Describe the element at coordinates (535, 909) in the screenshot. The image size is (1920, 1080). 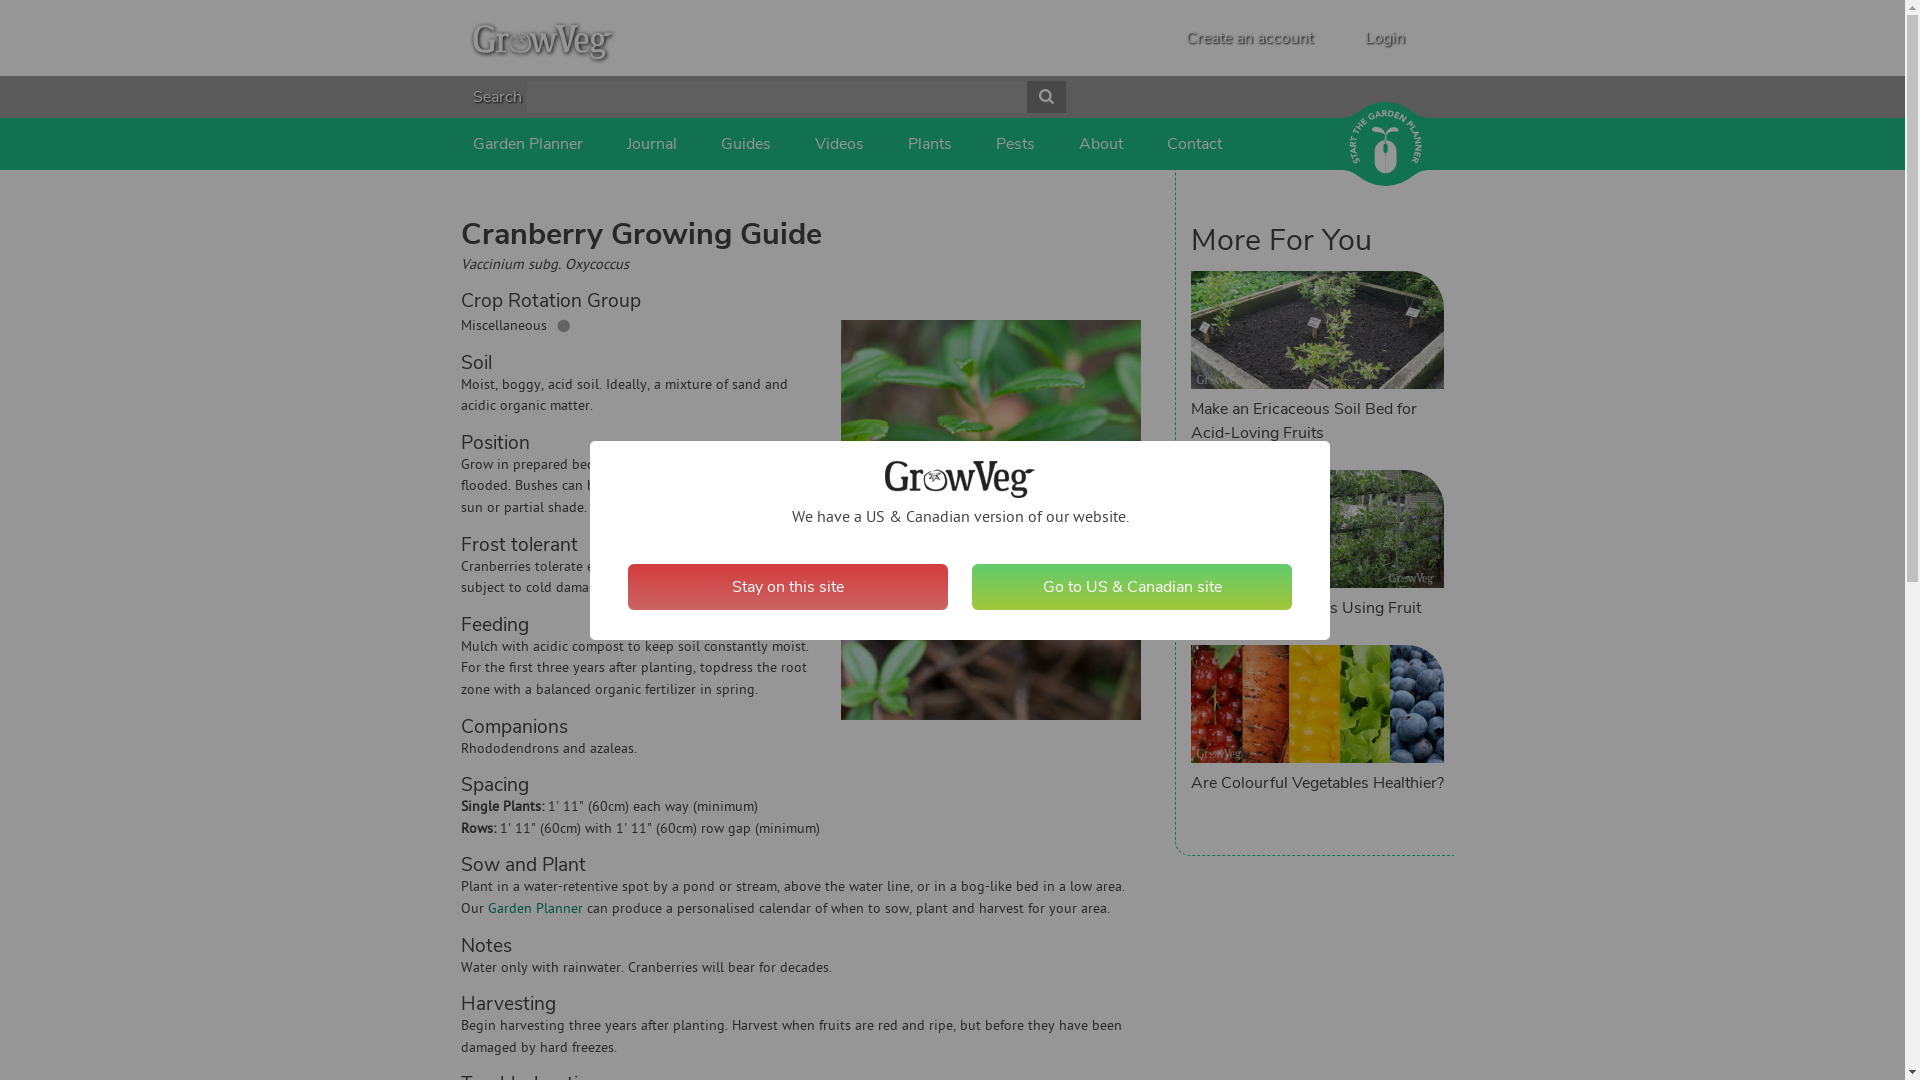
I see `'Garden Planner'` at that location.